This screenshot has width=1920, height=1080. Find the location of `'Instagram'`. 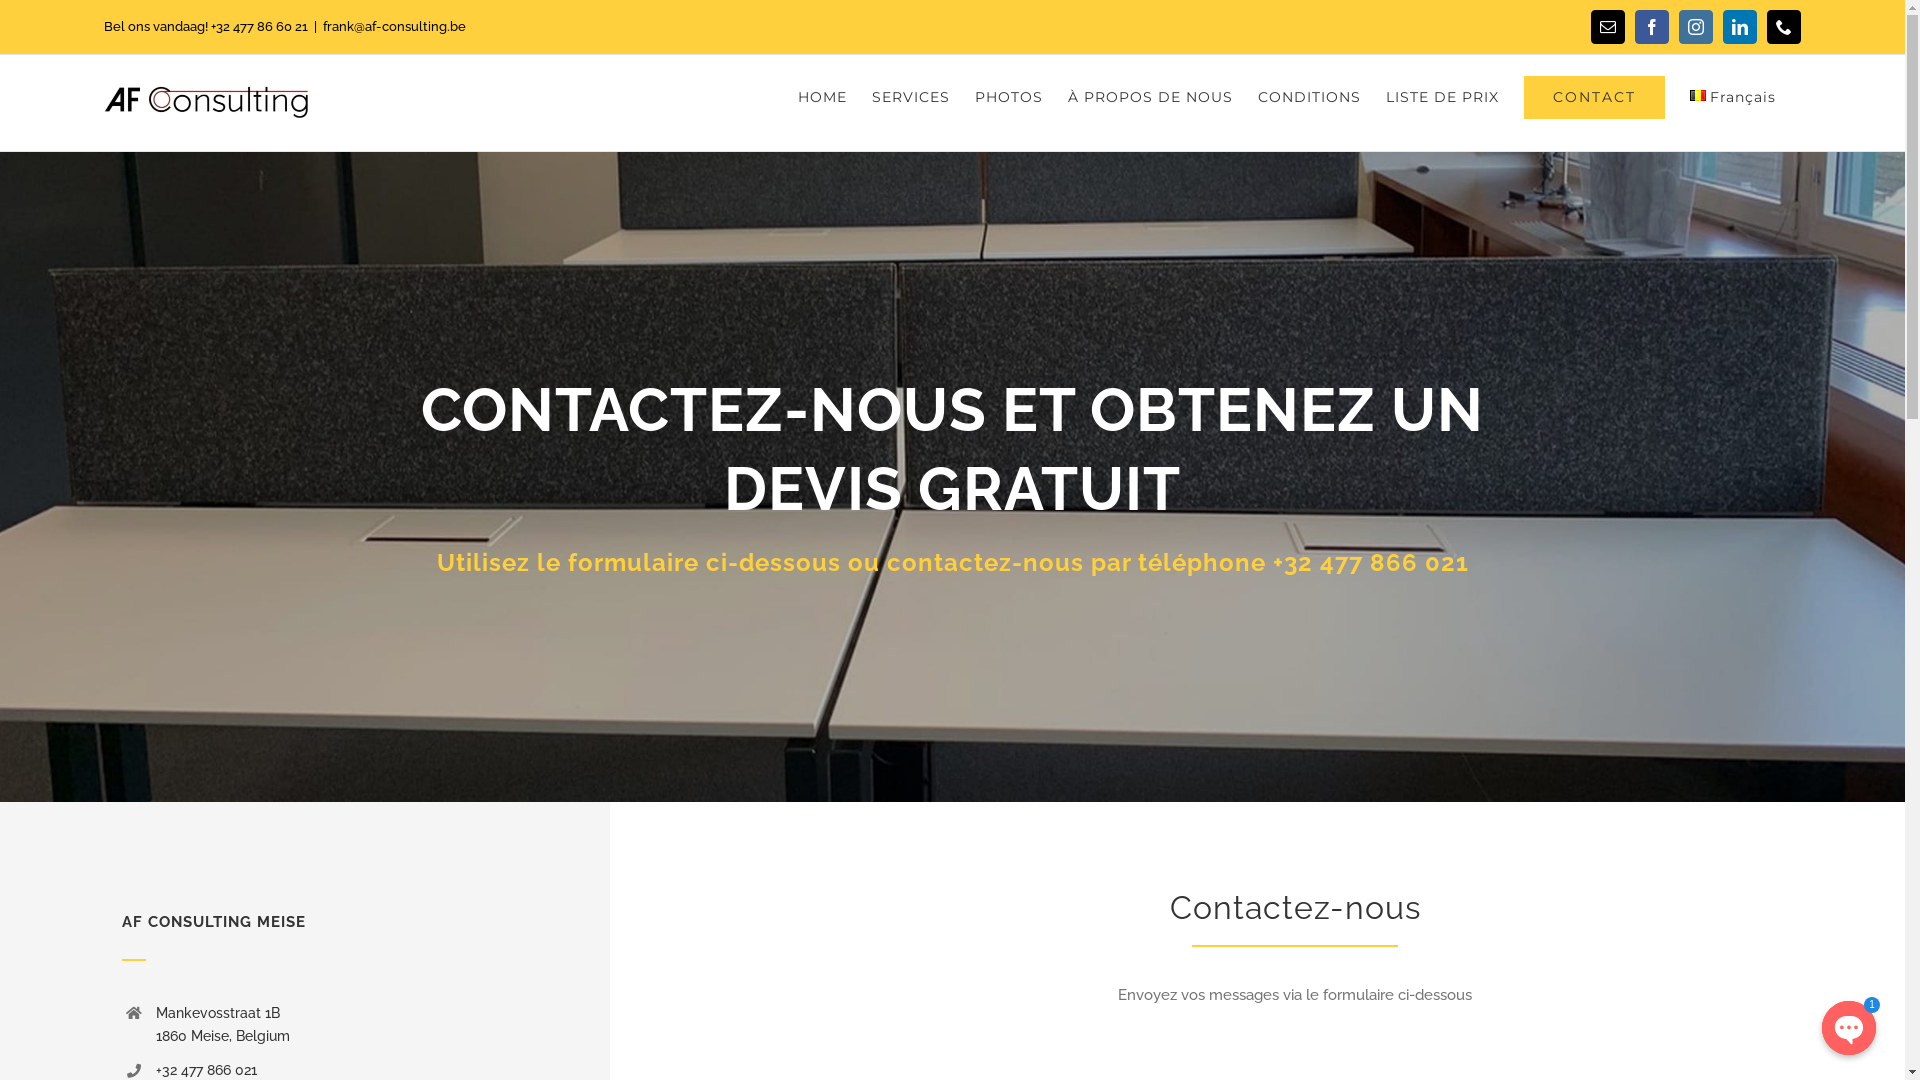

'Instagram' is located at coordinates (1694, 27).